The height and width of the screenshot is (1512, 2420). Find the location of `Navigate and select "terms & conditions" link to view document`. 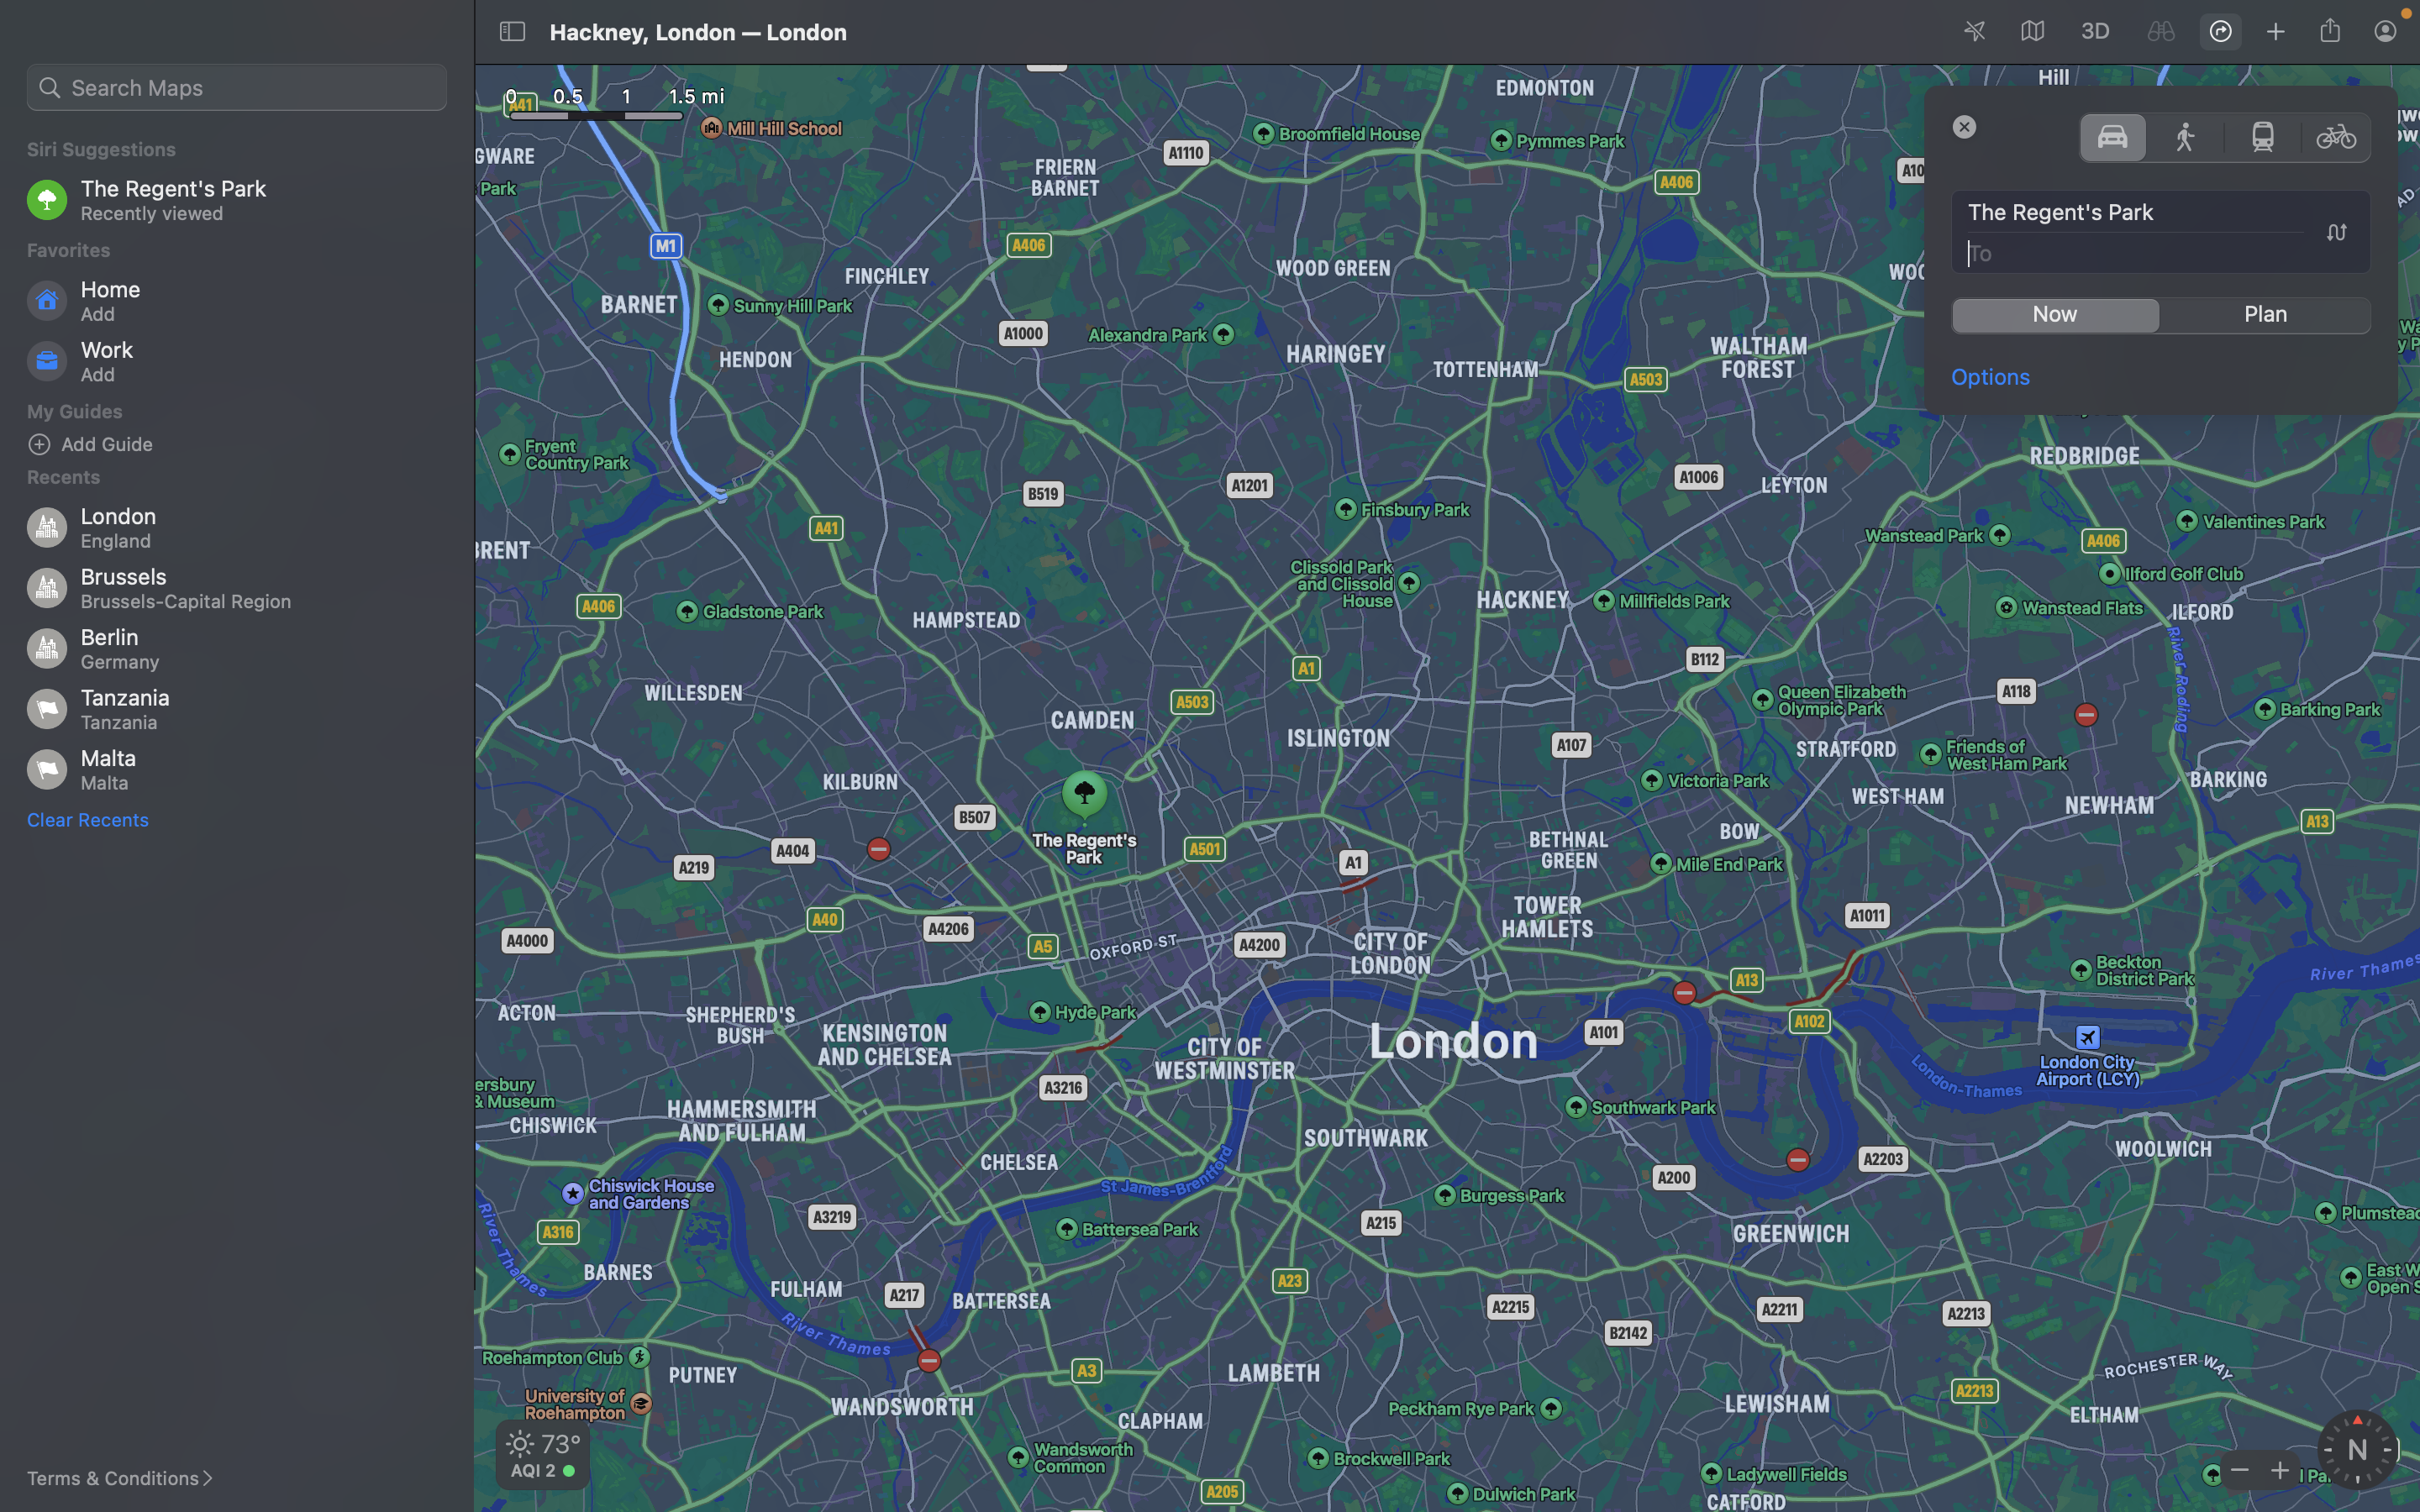

Navigate and select "terms & conditions" link to view document is located at coordinates (132, 1478).